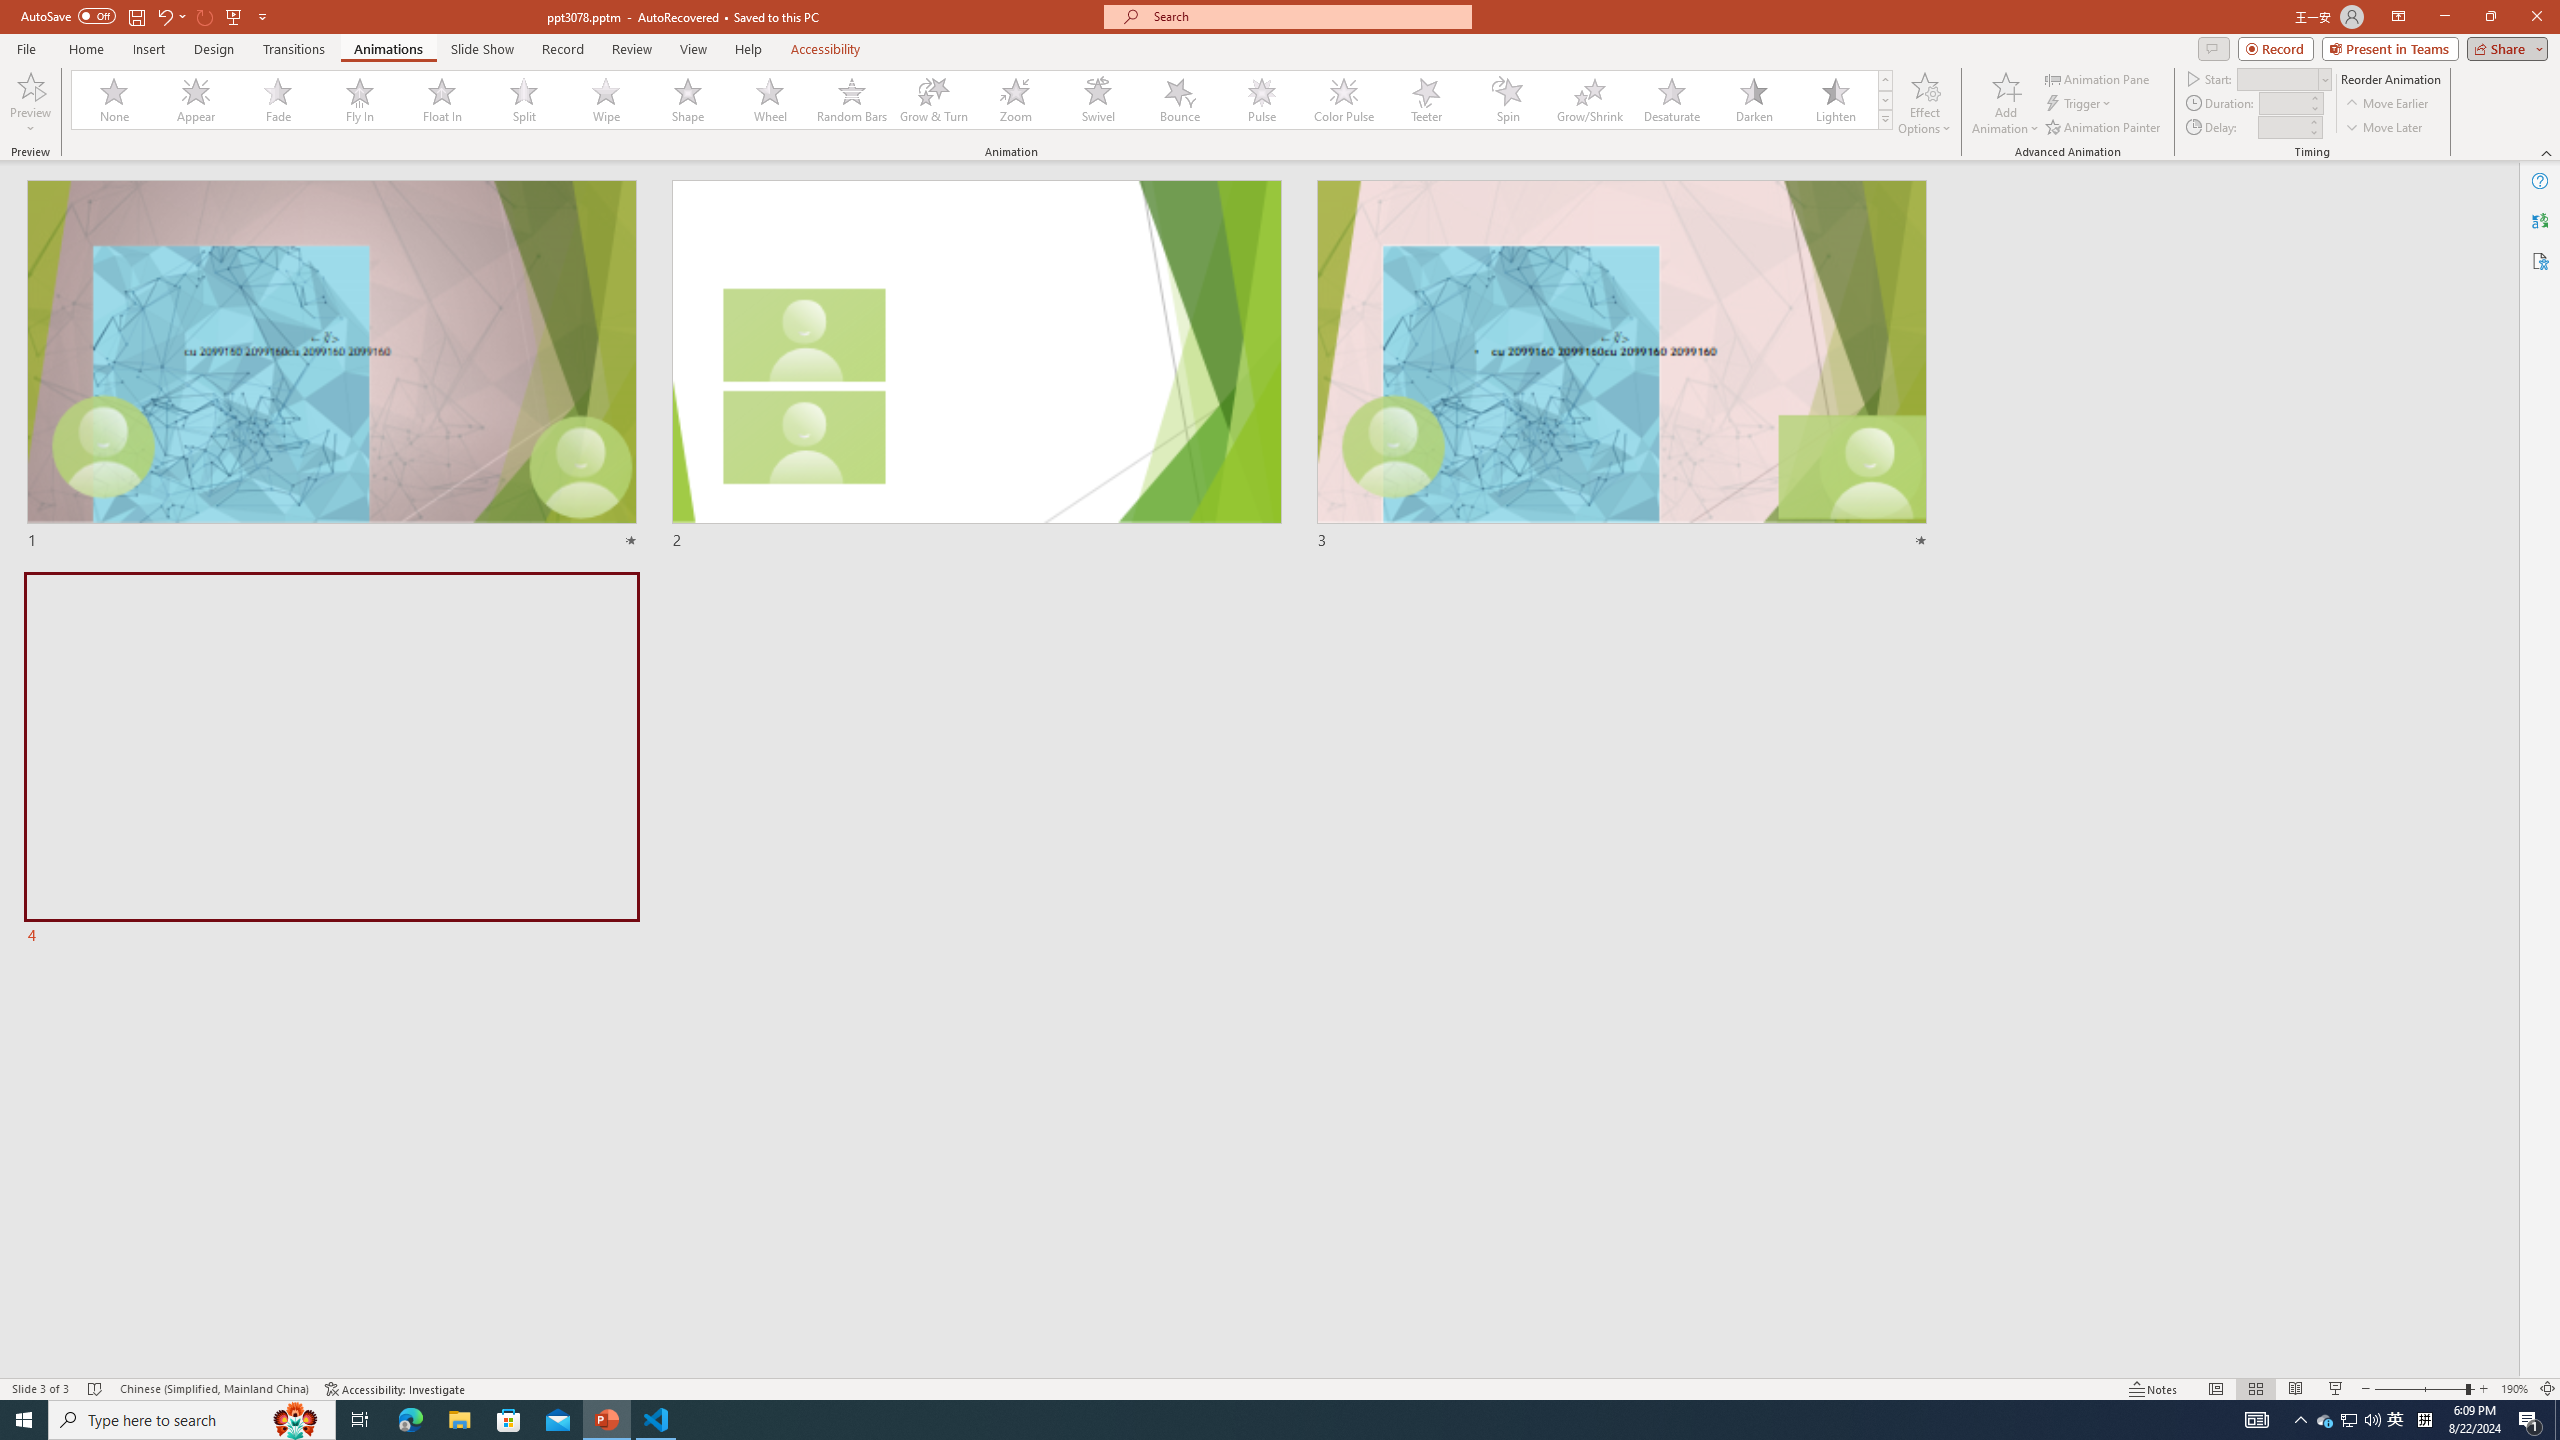 Image resolution: width=2560 pixels, height=1440 pixels. I want to click on 'Wheel', so click(770, 99).